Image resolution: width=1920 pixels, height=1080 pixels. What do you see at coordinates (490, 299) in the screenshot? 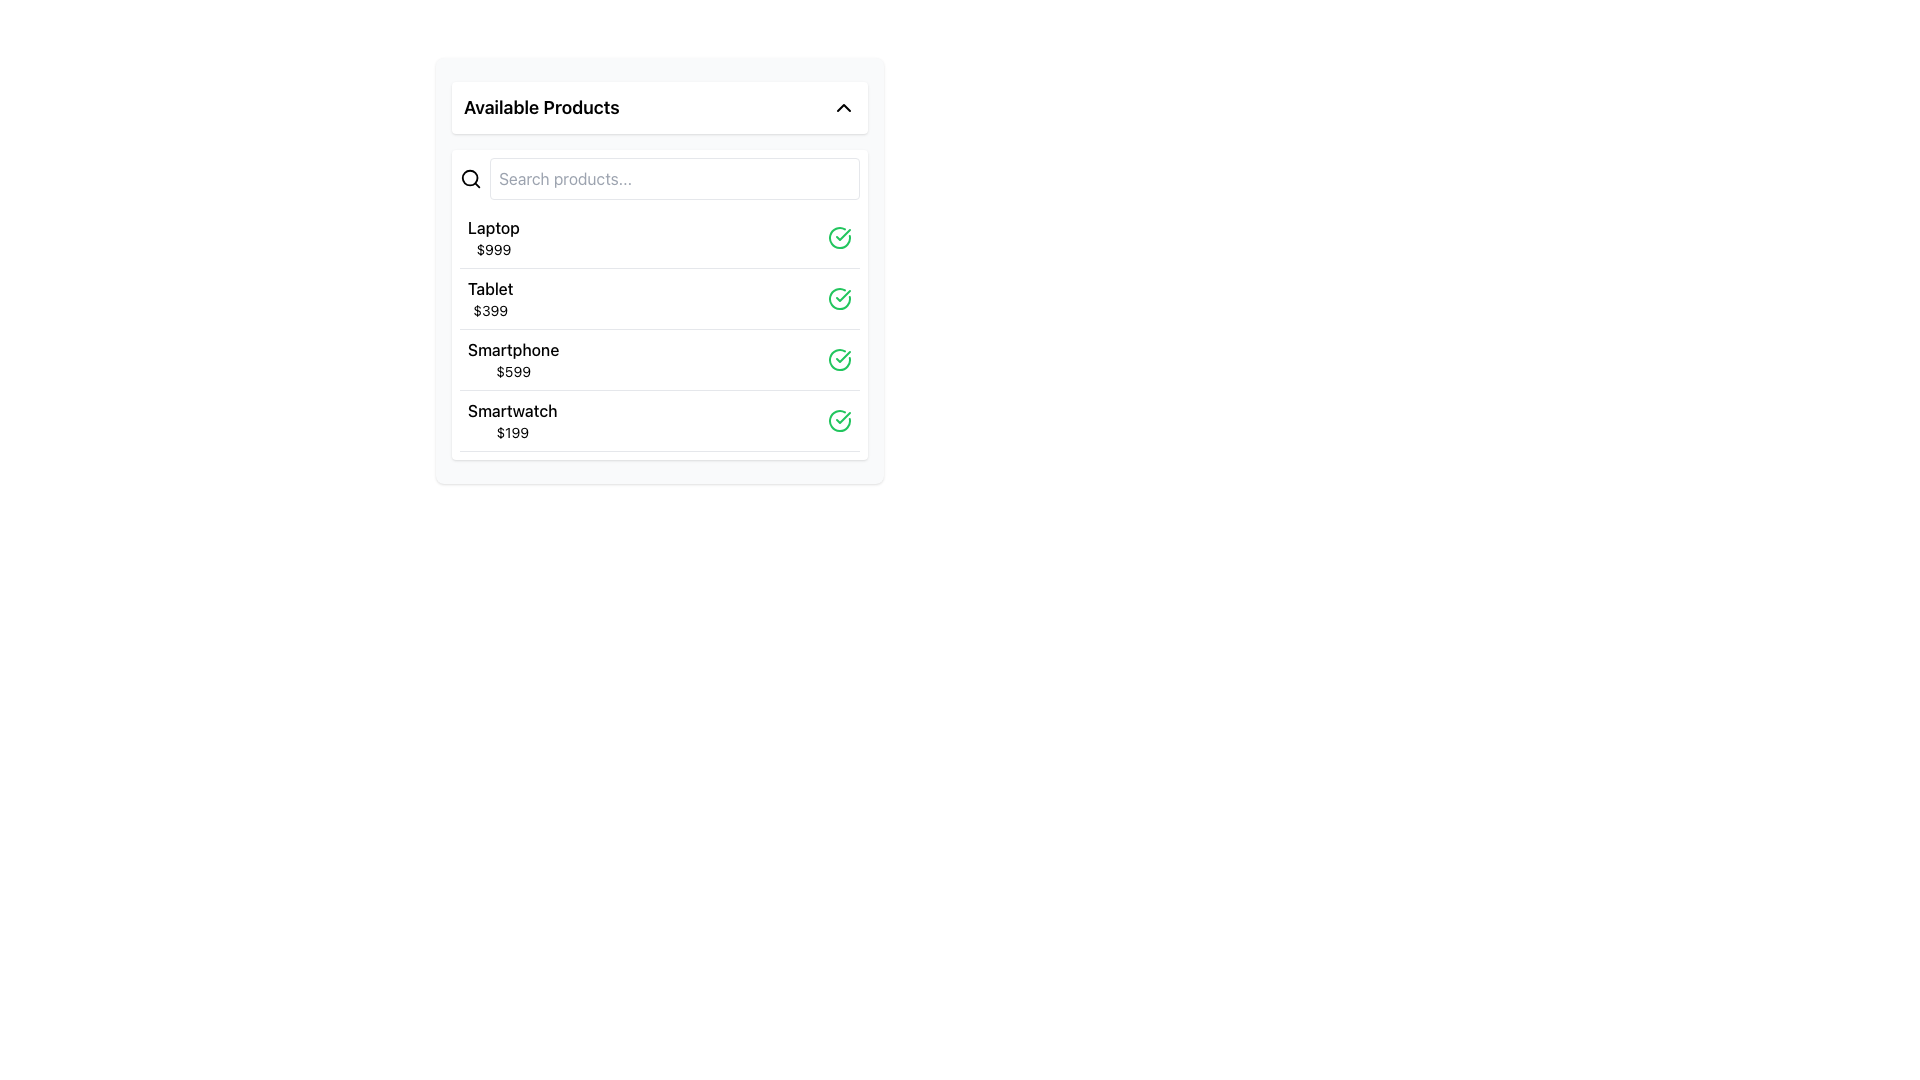
I see `the Text Display element representing a 'Tablet' with a price of '$399', located in the second row of the 'Available Products' section, directly below the 'Laptop $999' entry` at bounding box center [490, 299].